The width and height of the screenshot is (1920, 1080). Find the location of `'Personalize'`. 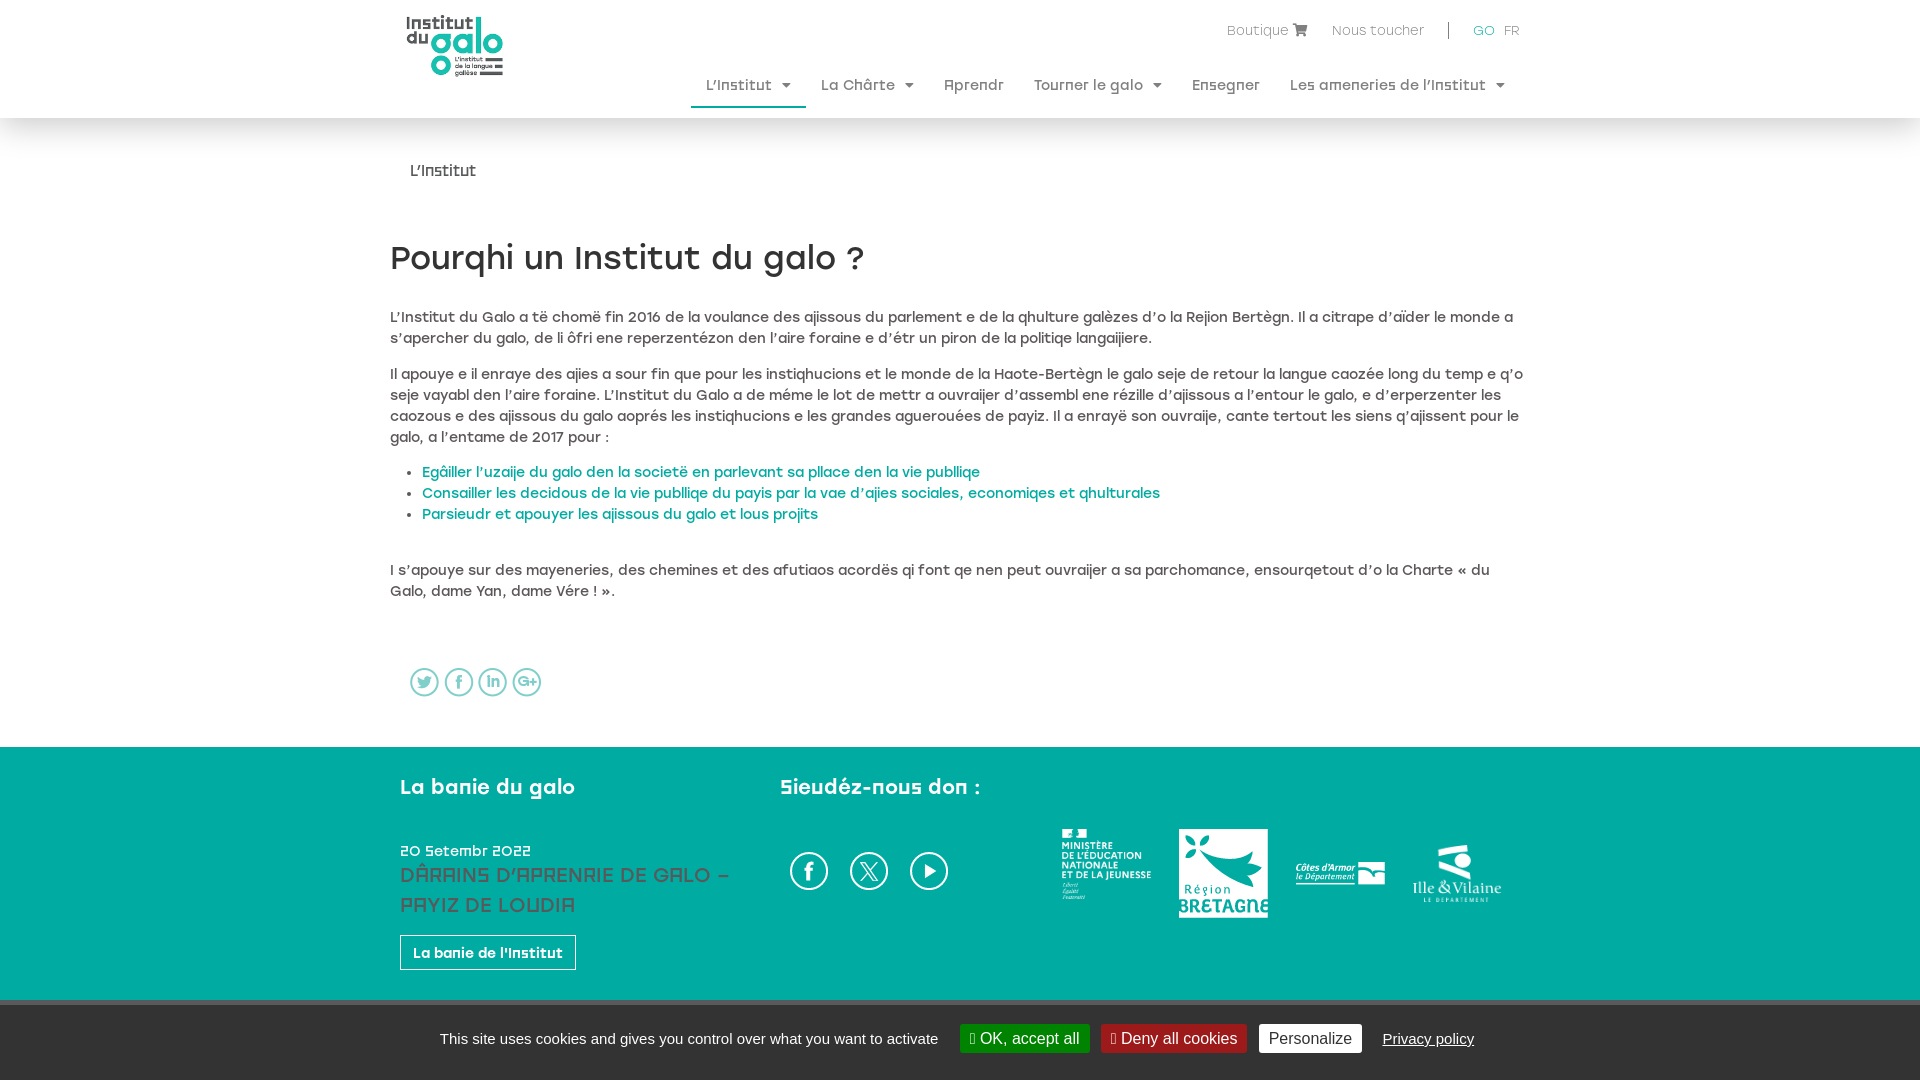

'Personalize' is located at coordinates (1310, 1037).